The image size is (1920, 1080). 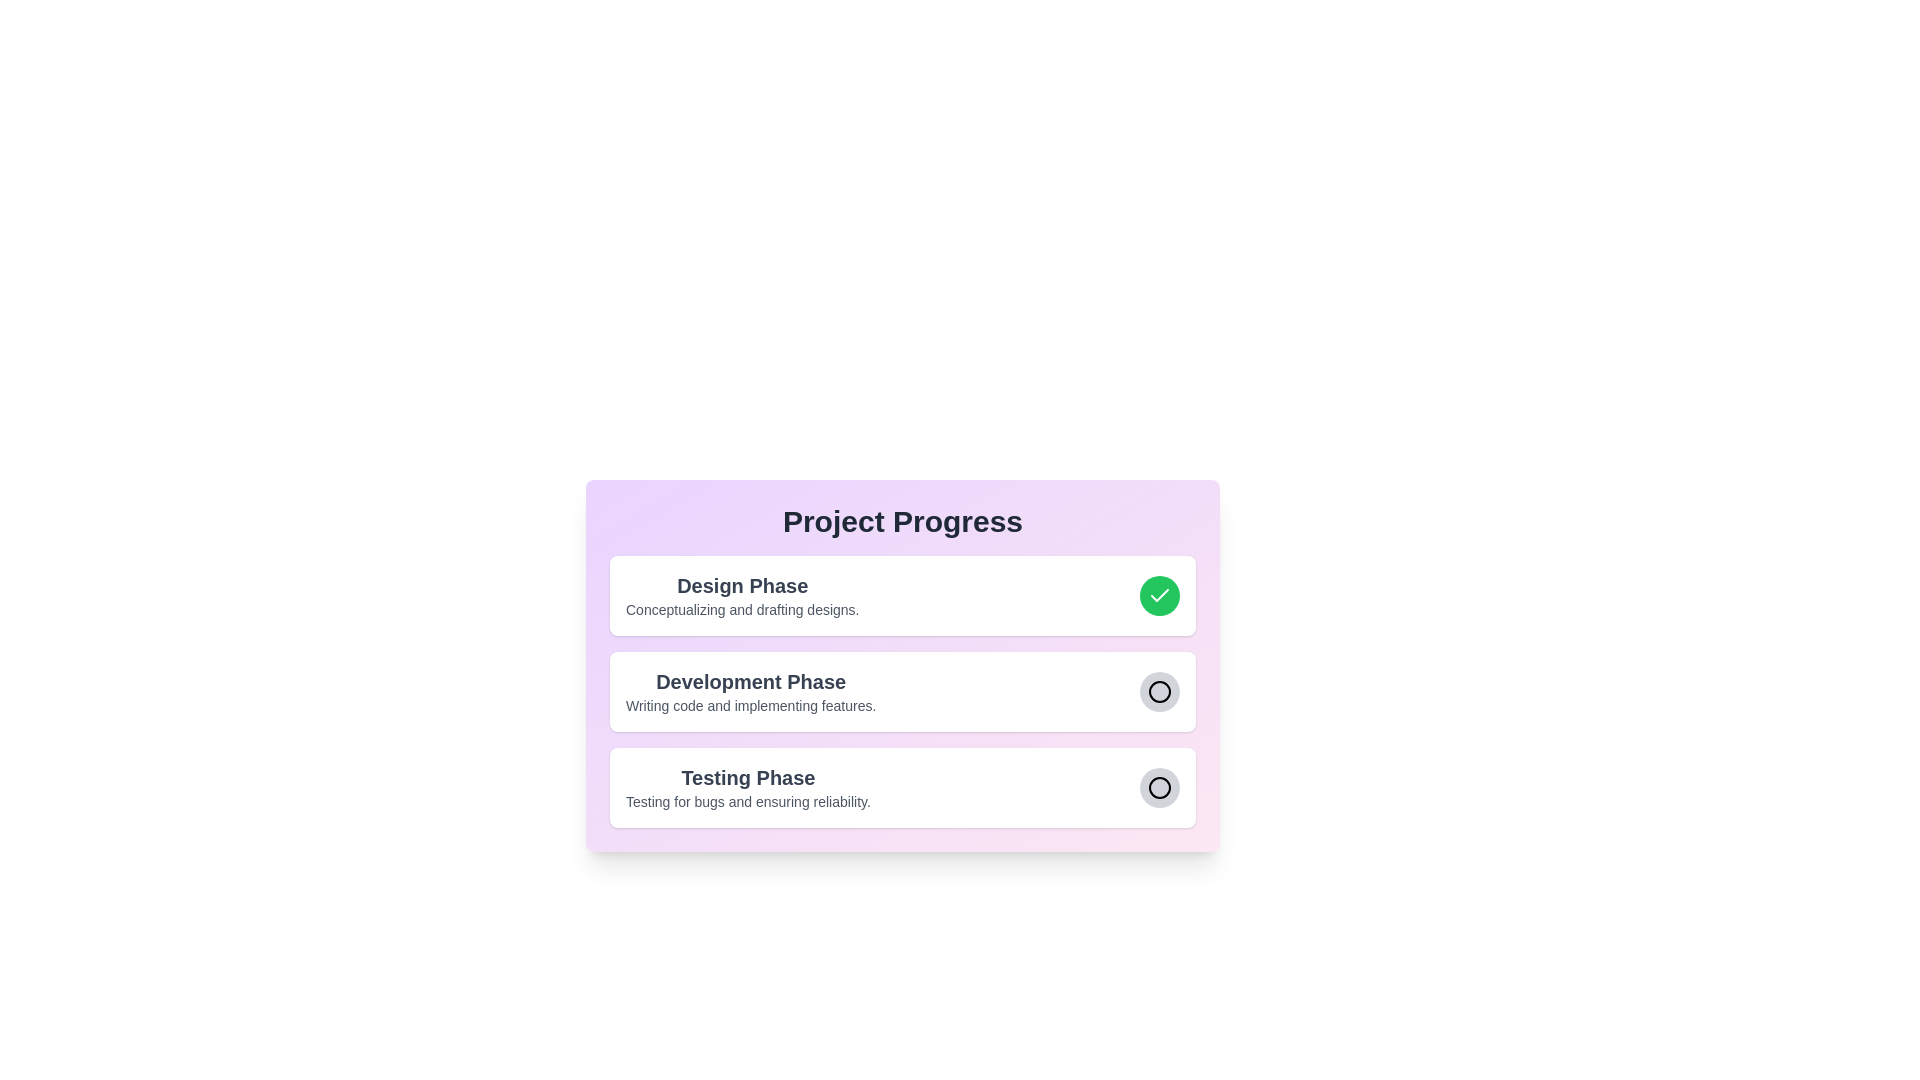 I want to click on the radio button located in the 'Development Phase' section of the progress list, which is circular with a gray background and a black outline, indicating it is in a deselected state, so click(x=1160, y=690).